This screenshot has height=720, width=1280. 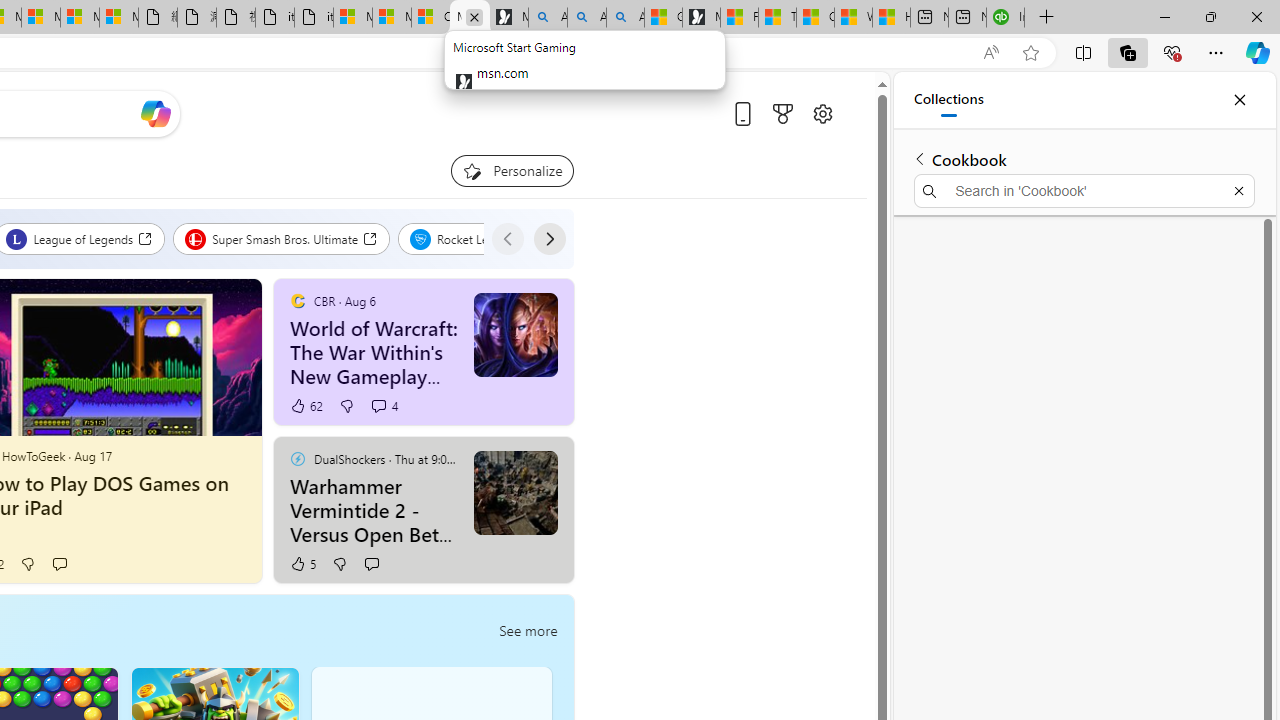 I want to click on 'How to Use a TV as a Computer Monitor', so click(x=890, y=17).